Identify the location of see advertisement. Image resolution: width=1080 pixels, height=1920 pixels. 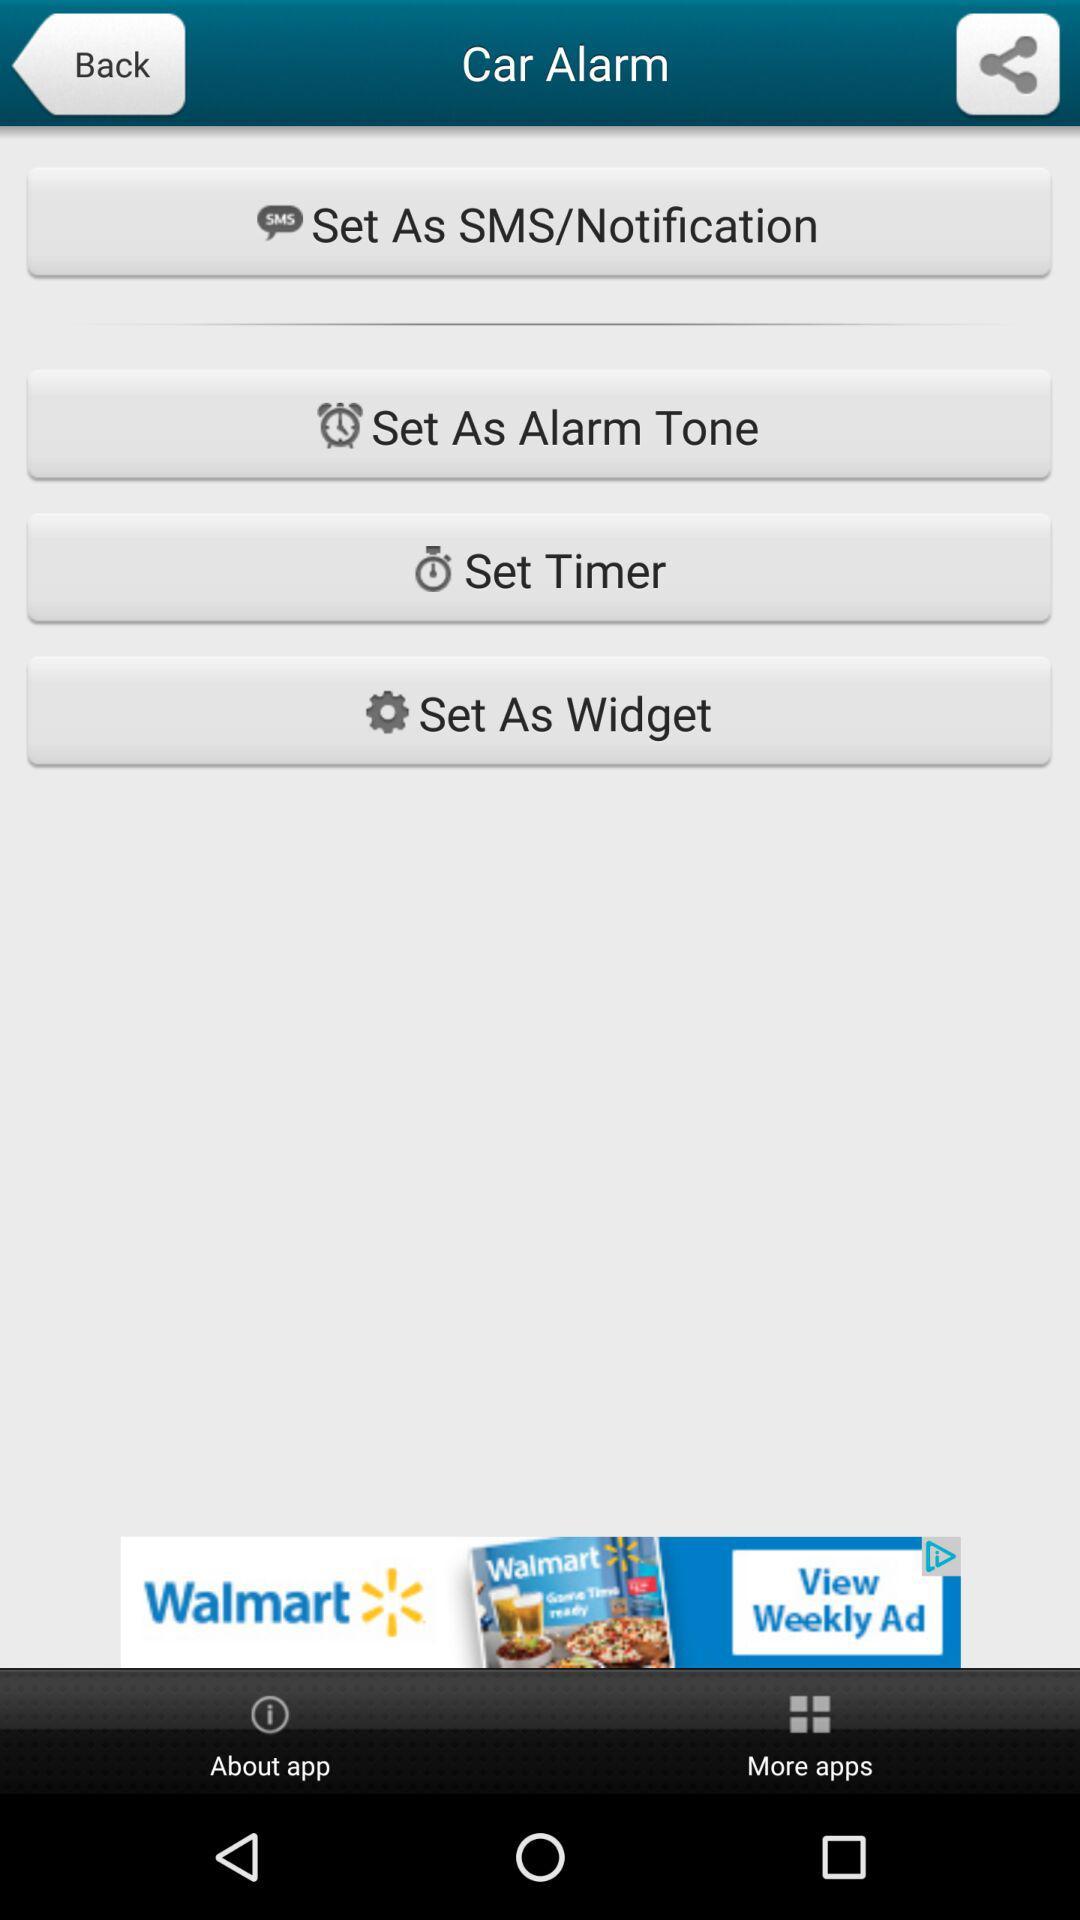
(540, 1602).